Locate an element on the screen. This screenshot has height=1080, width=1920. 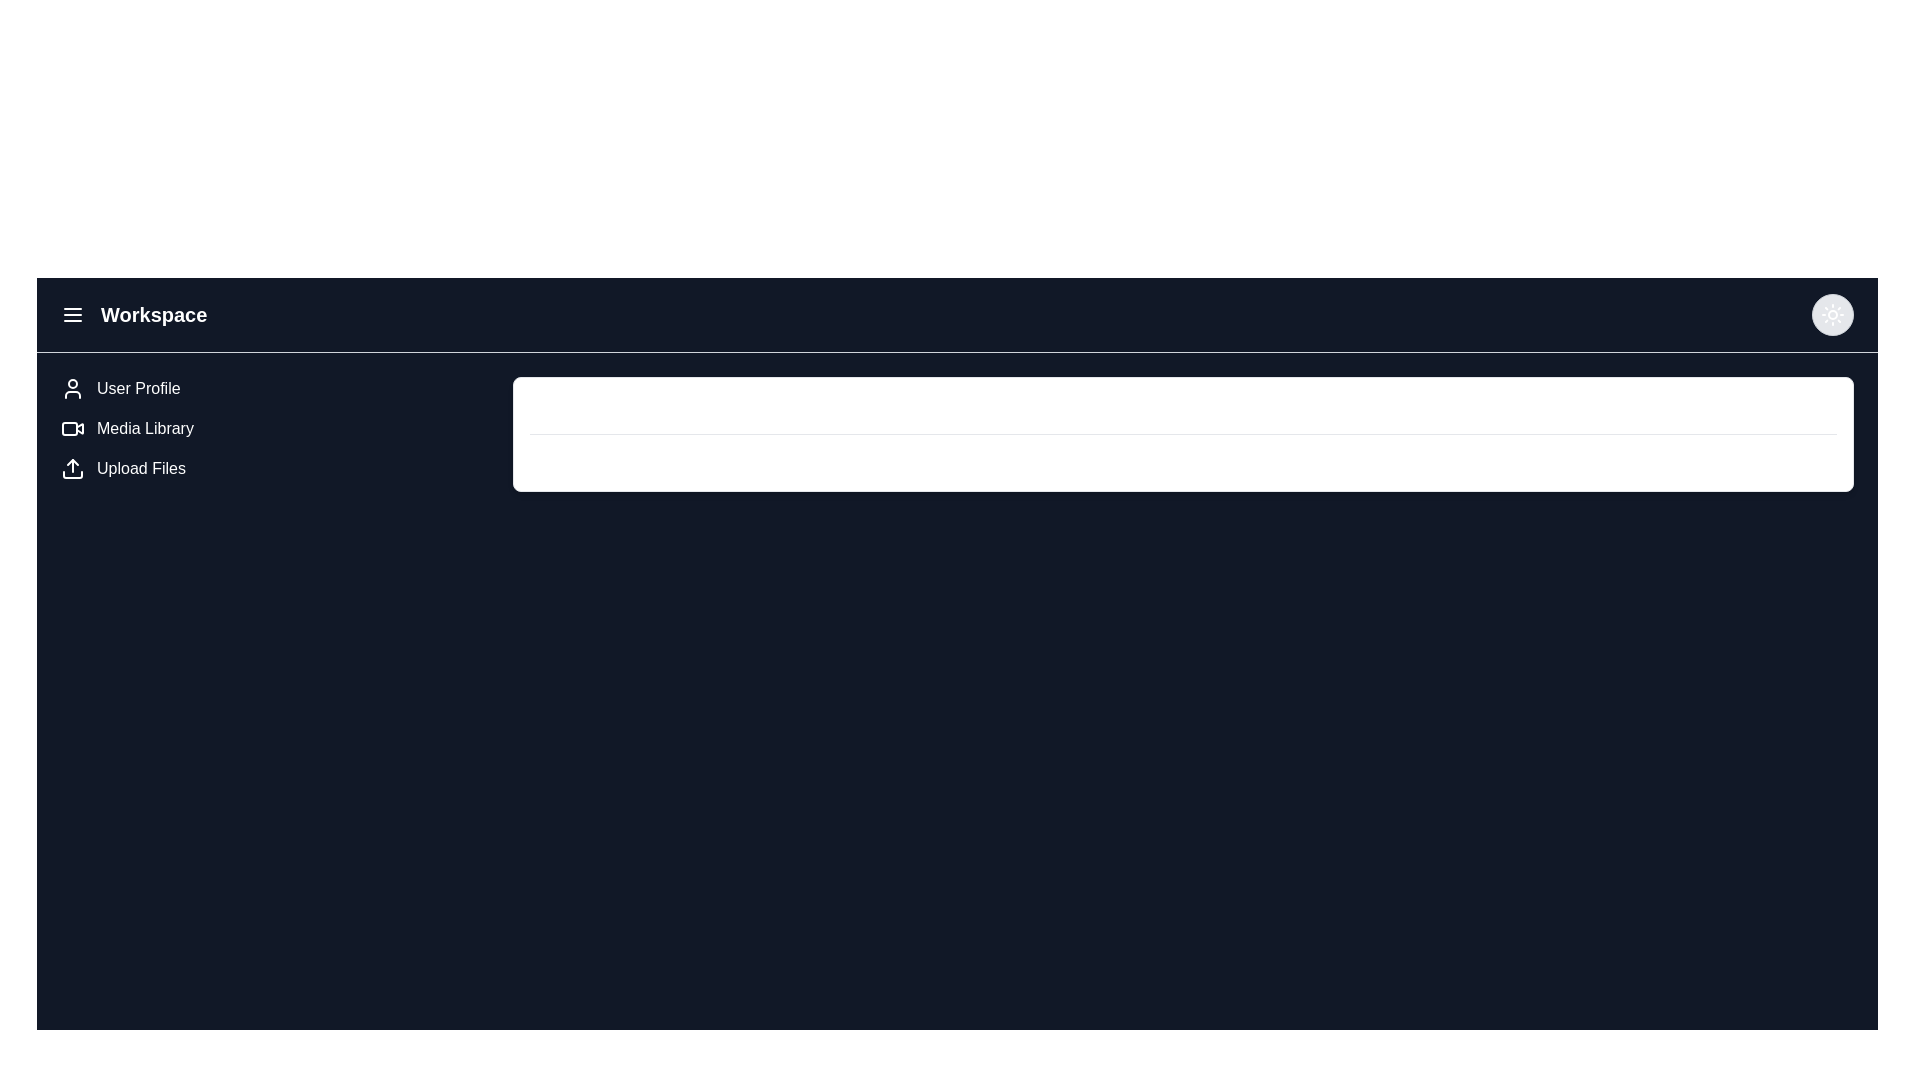
the small rectangle button with rounded corners located within the video camera icon in the left sidebar is located at coordinates (70, 427).